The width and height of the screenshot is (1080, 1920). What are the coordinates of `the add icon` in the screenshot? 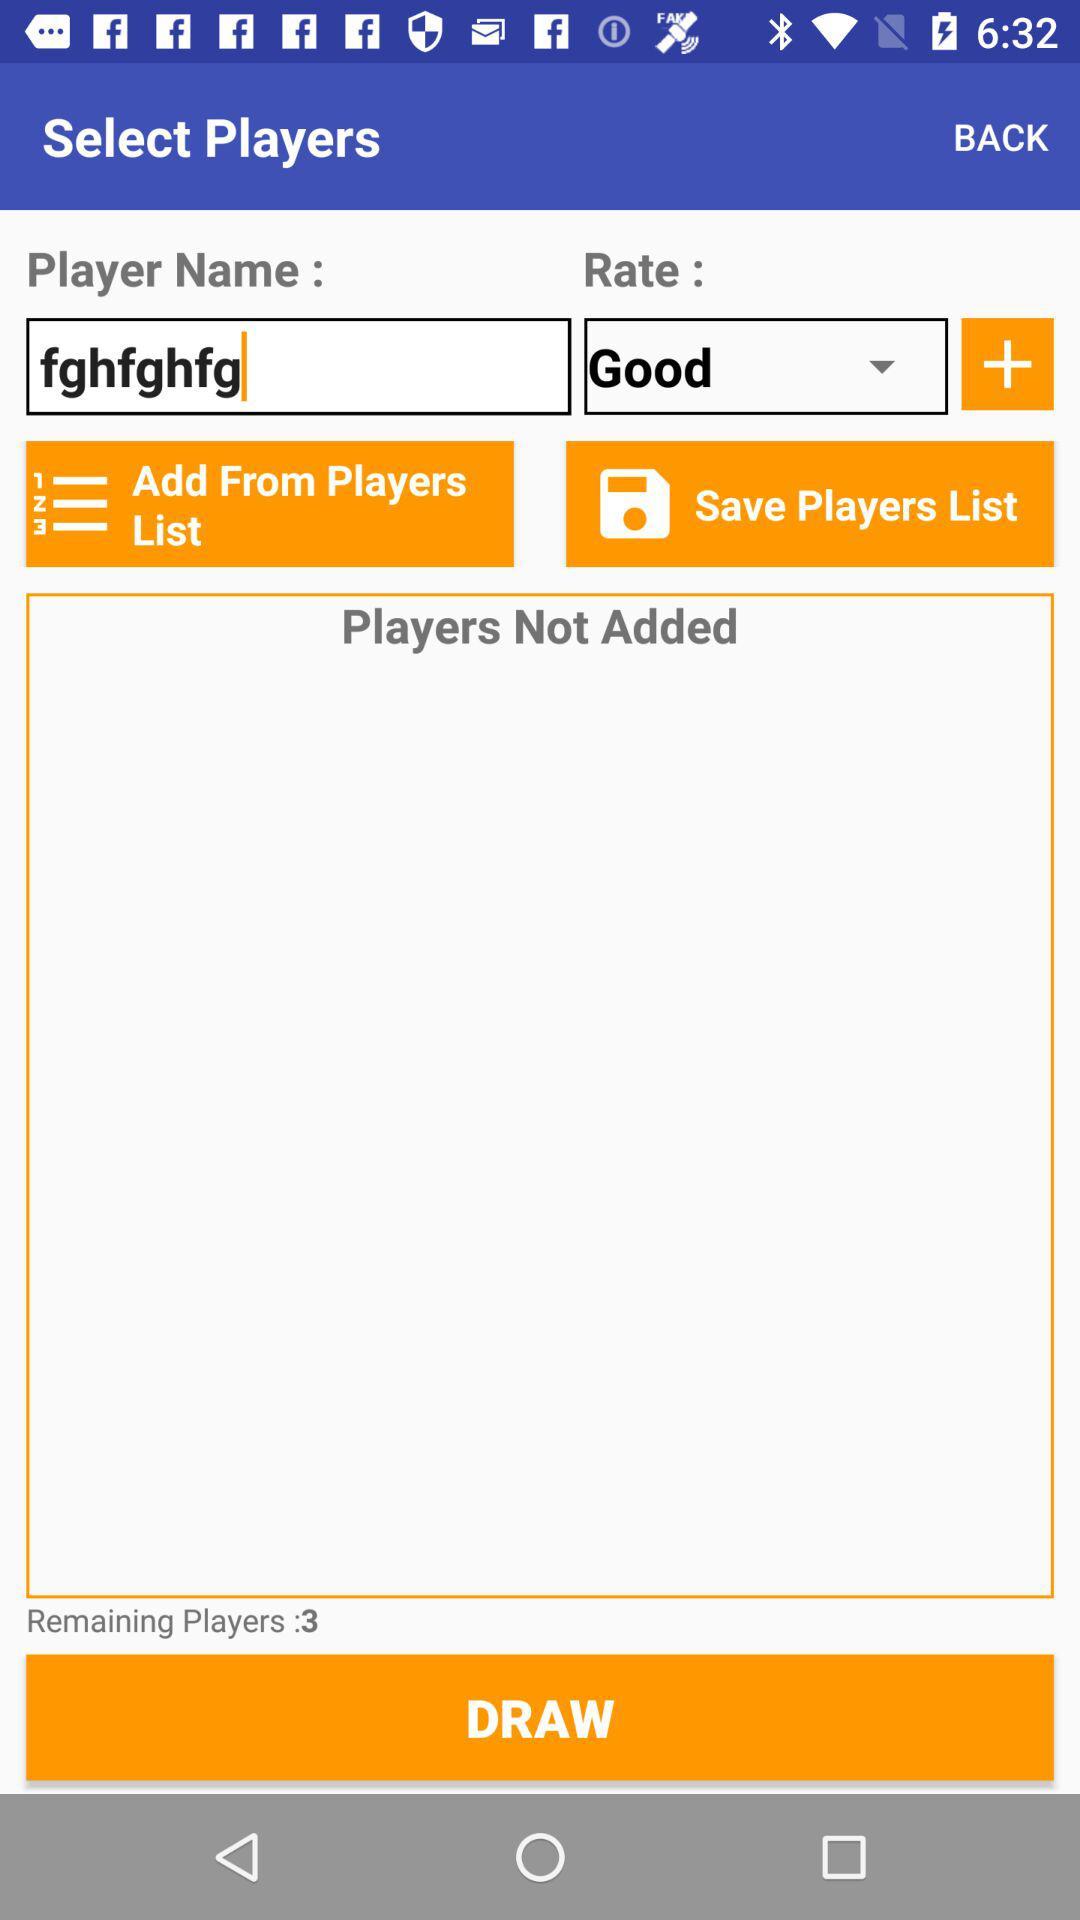 It's located at (1007, 364).